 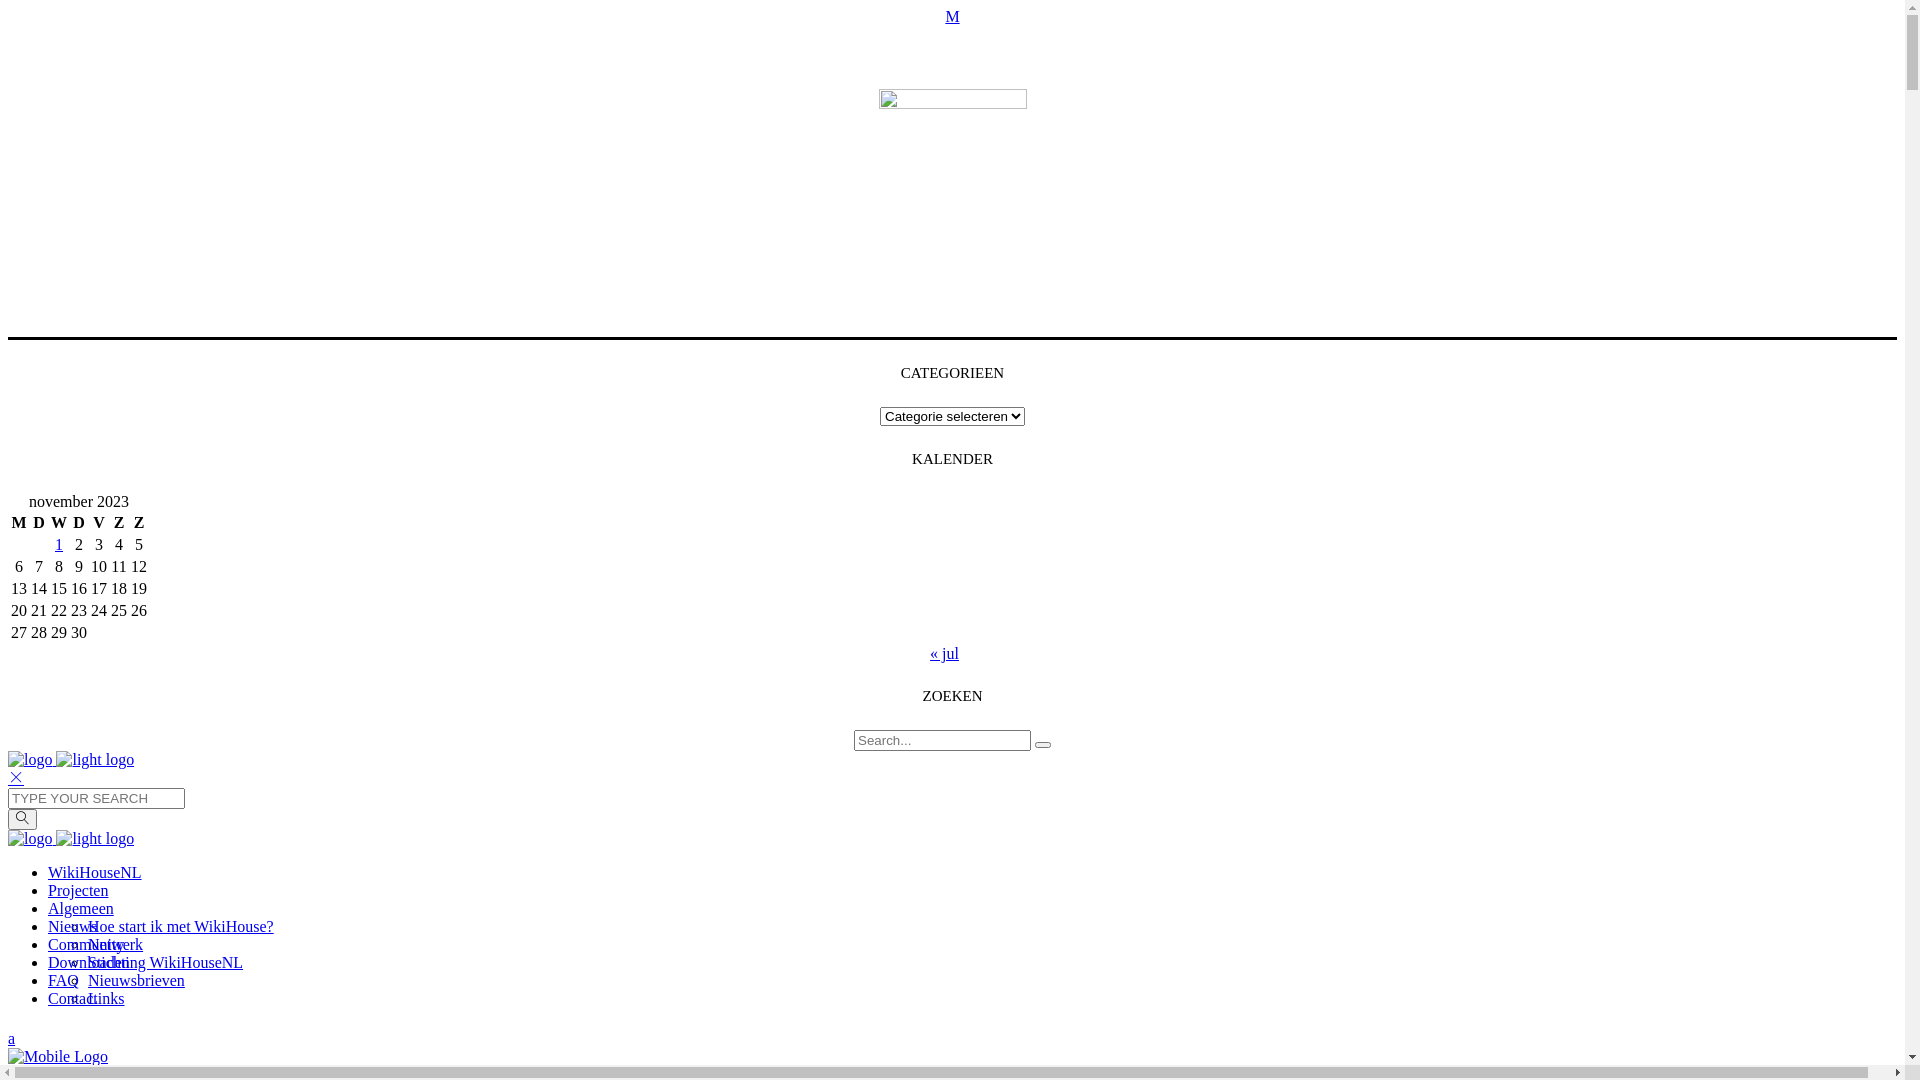 What do you see at coordinates (941, 740) in the screenshot?
I see `'Search for:'` at bounding box center [941, 740].